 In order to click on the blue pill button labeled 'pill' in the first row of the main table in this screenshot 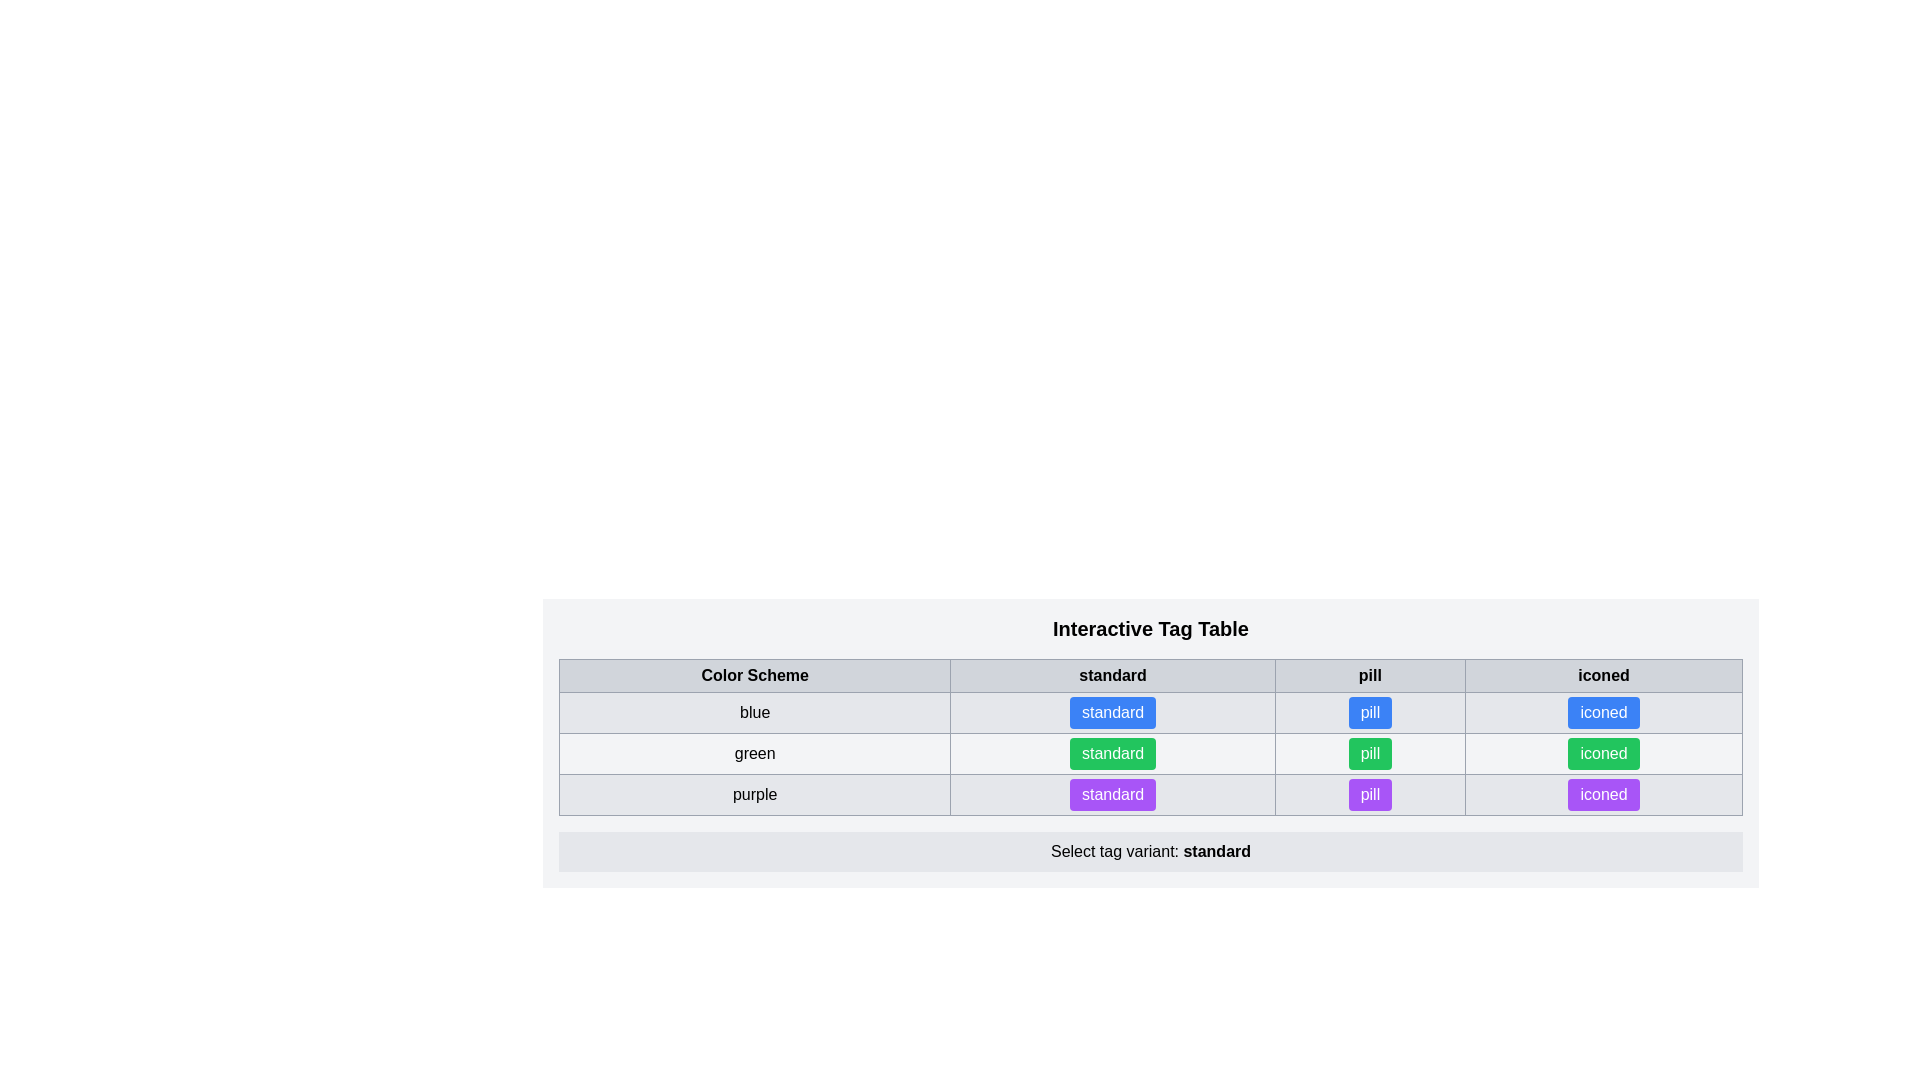, I will do `click(1369, 712)`.